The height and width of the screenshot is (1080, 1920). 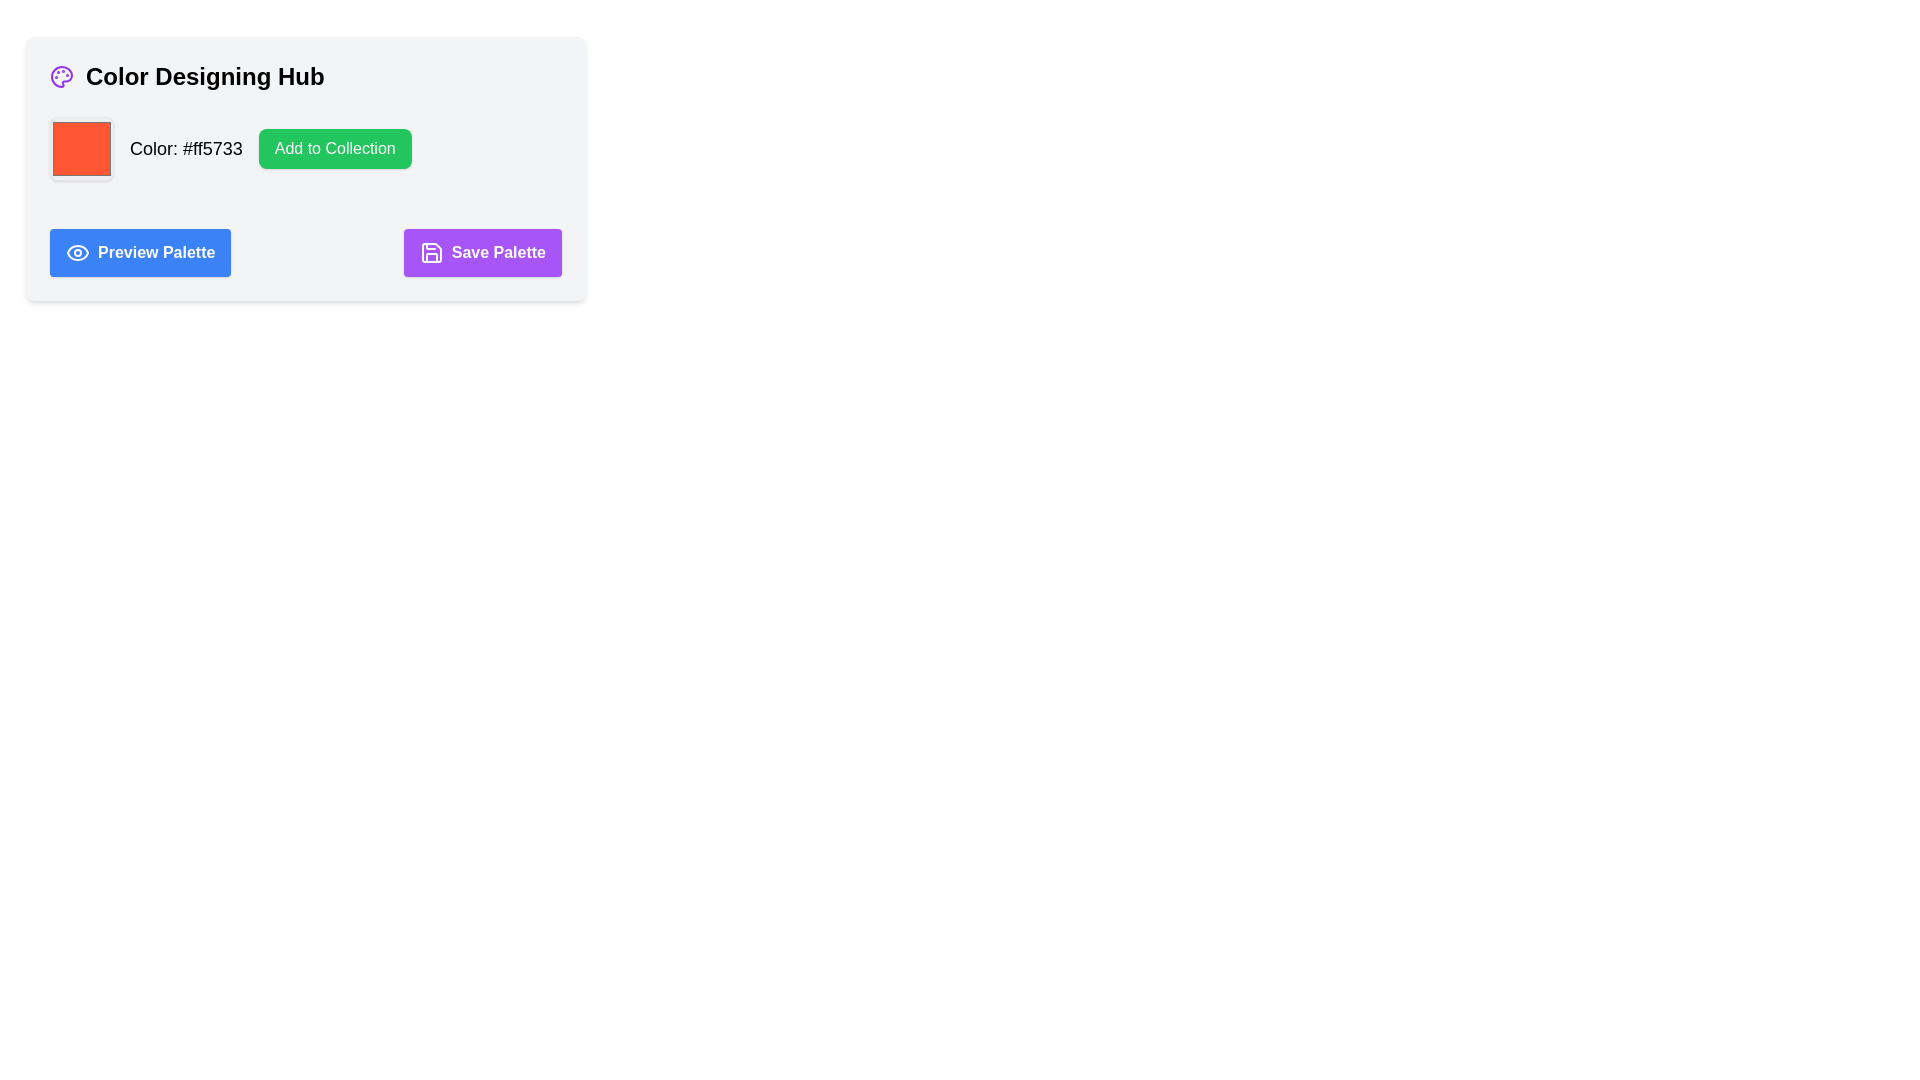 I want to click on the 'Save Palette' button, which is a purple rectangular button with a white bold text label and a save icon, located in the bottom-right corner of the 'Color Designing Hub', so click(x=482, y=252).